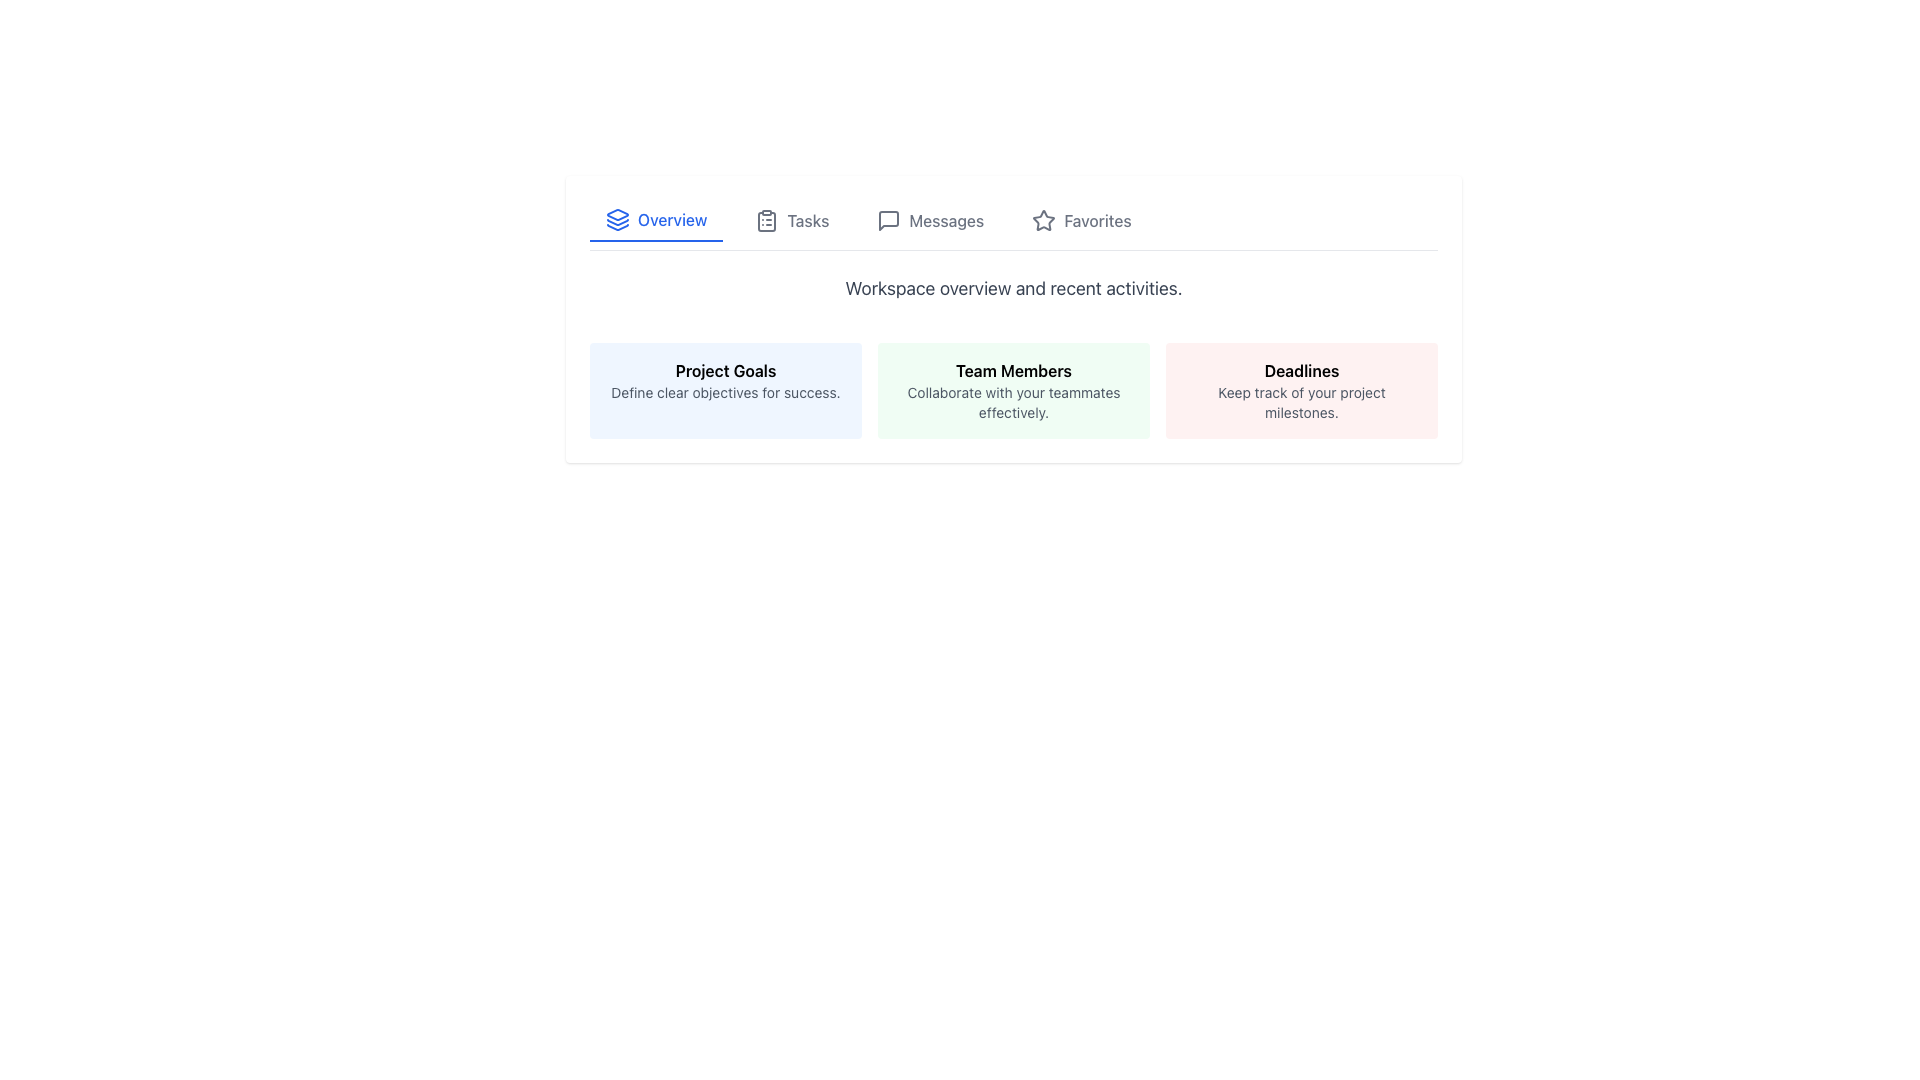 This screenshot has height=1080, width=1920. I want to click on the 'Team Members' informational card, which is the second card in a row of three, featuring a light green background, bold black title, and smaller gray subtitle, so click(1013, 390).